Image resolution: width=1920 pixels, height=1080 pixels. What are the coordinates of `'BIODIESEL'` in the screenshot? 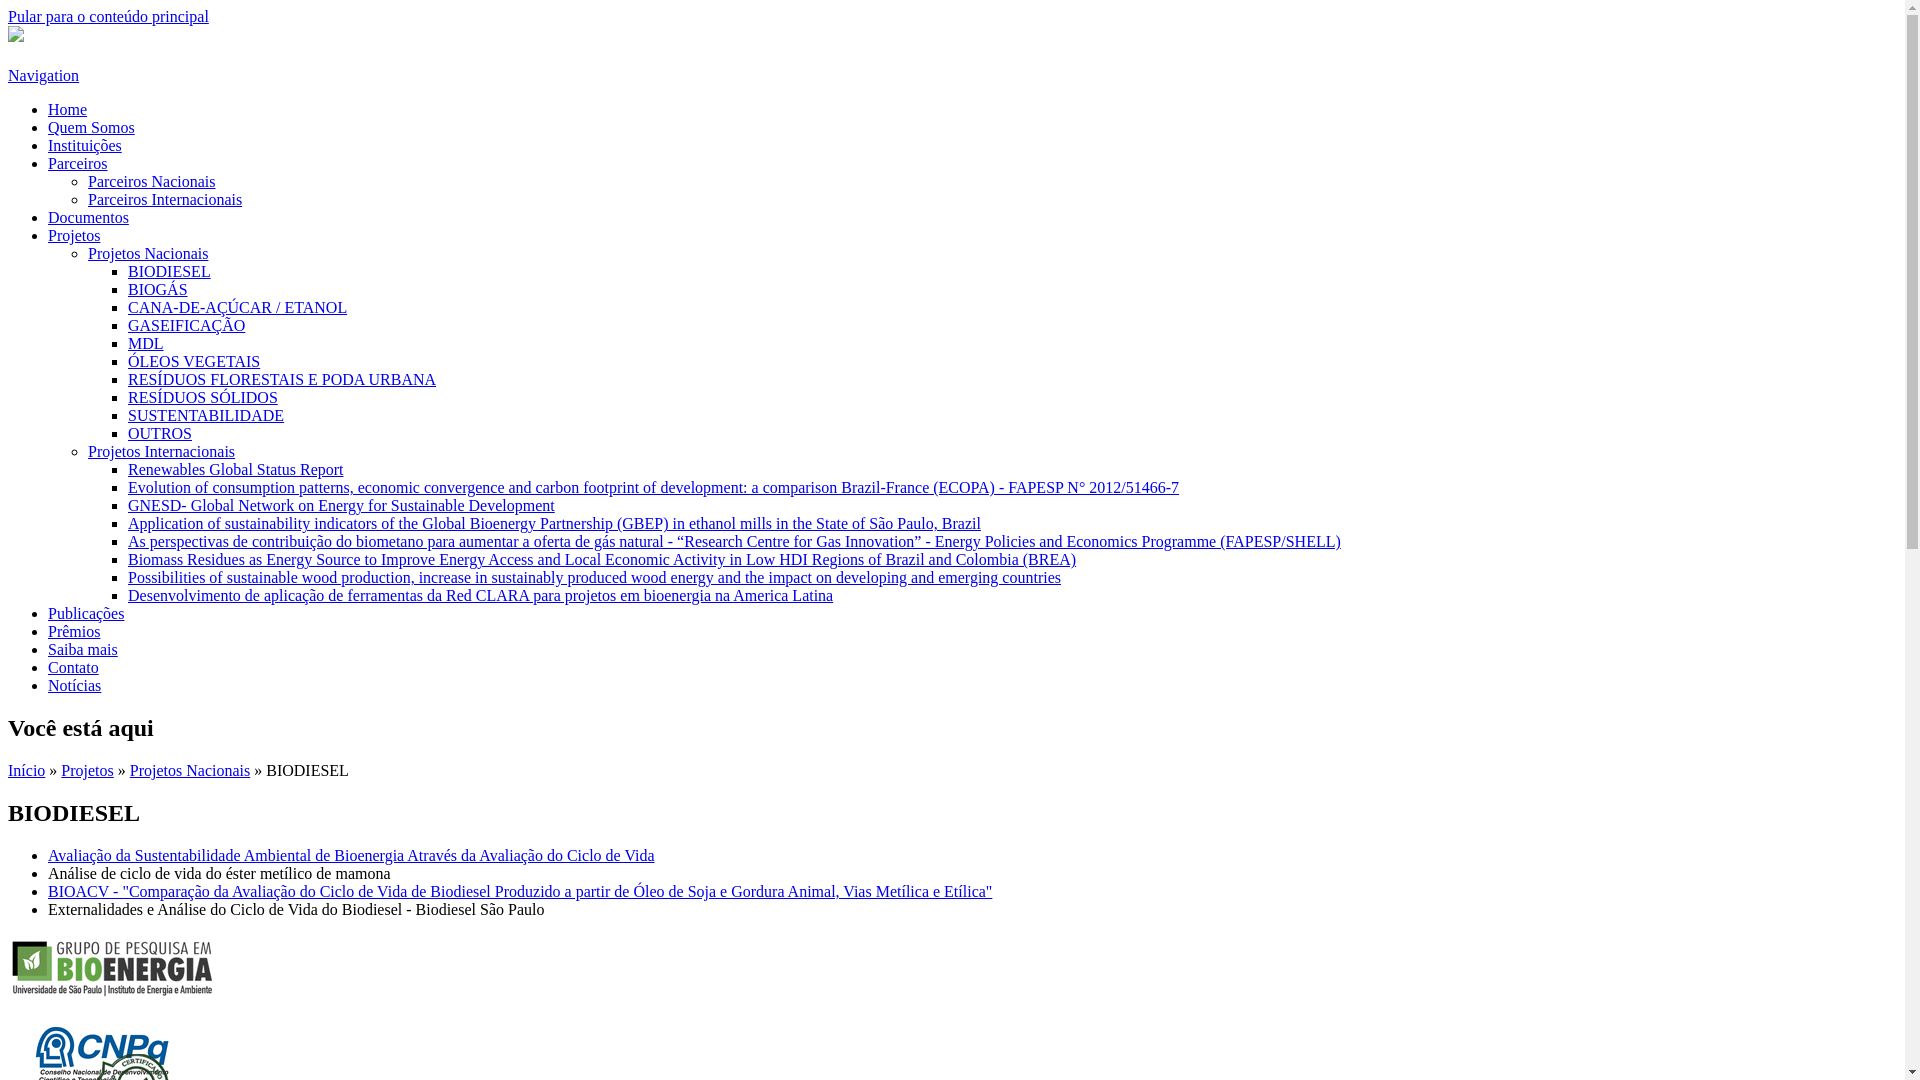 It's located at (127, 271).